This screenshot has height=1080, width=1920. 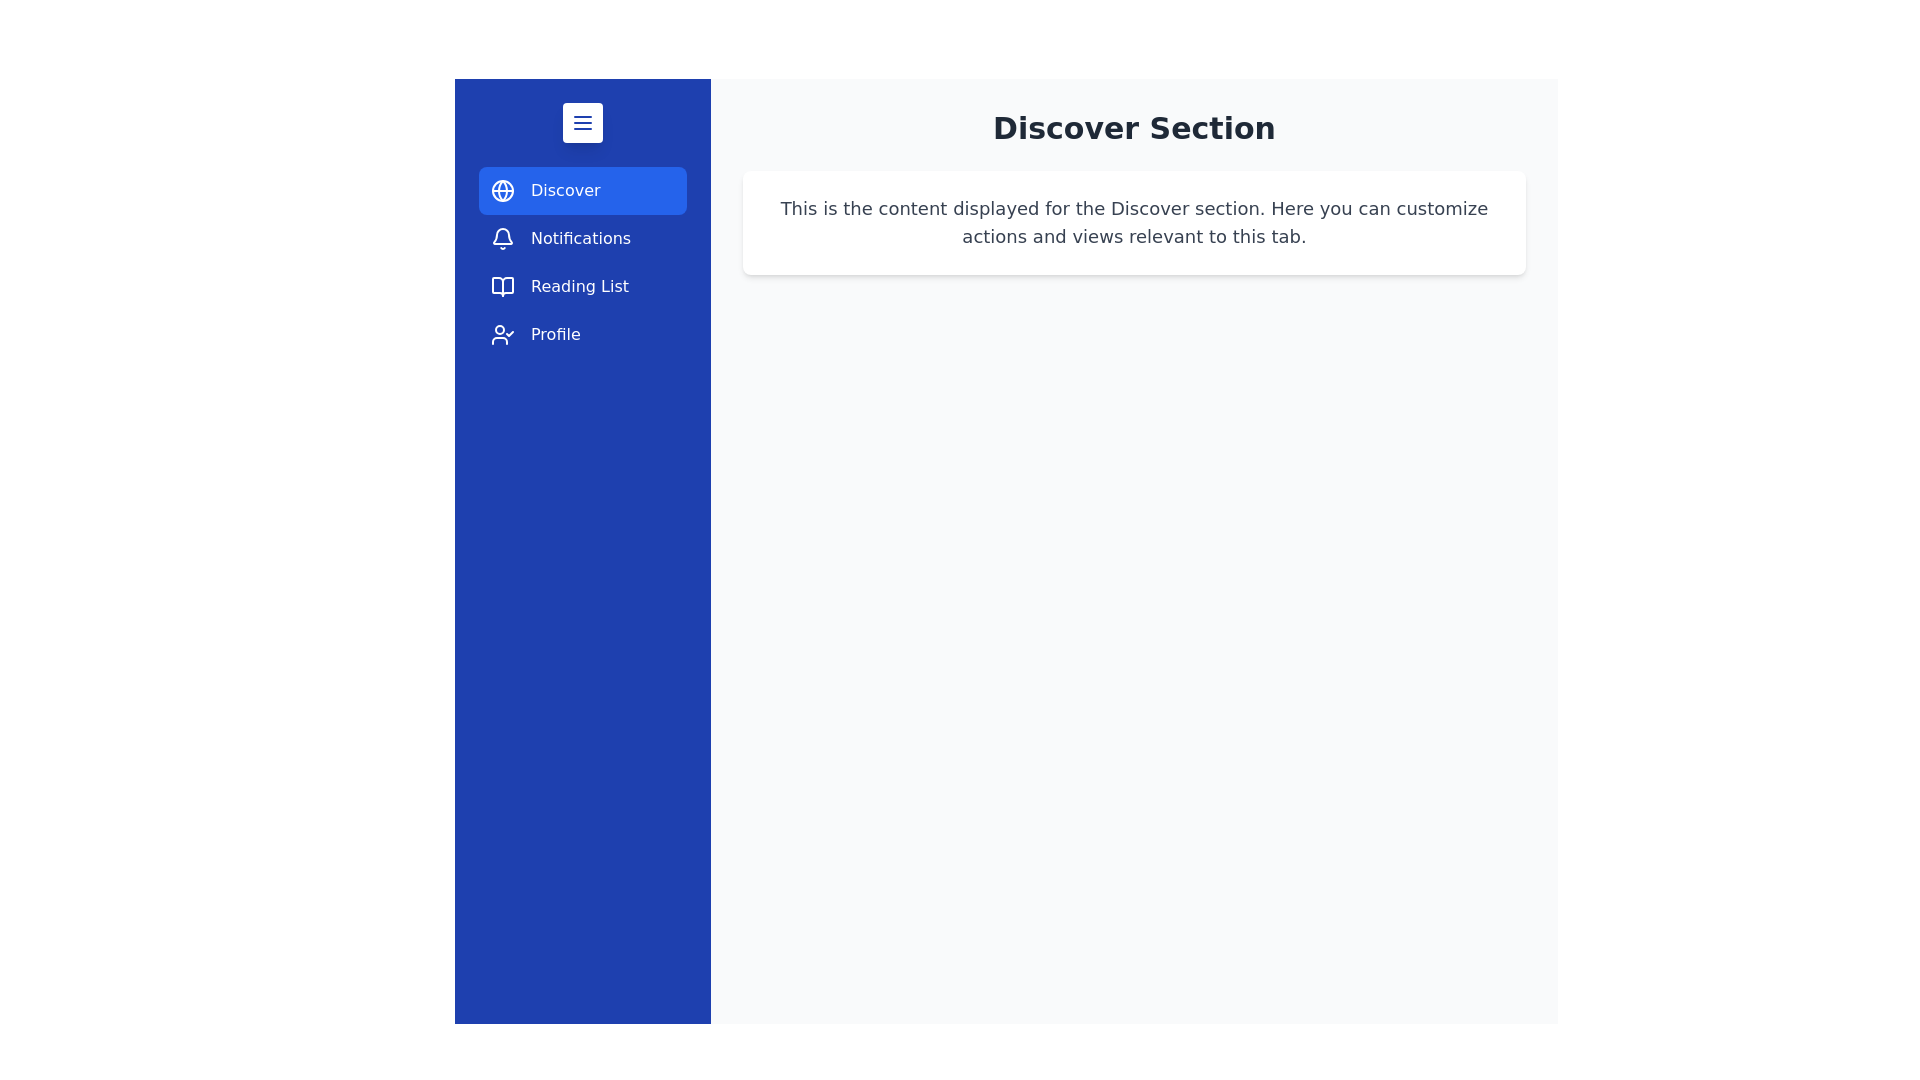 I want to click on the drawer toggle button to toggle its open/closed state, so click(x=581, y=123).